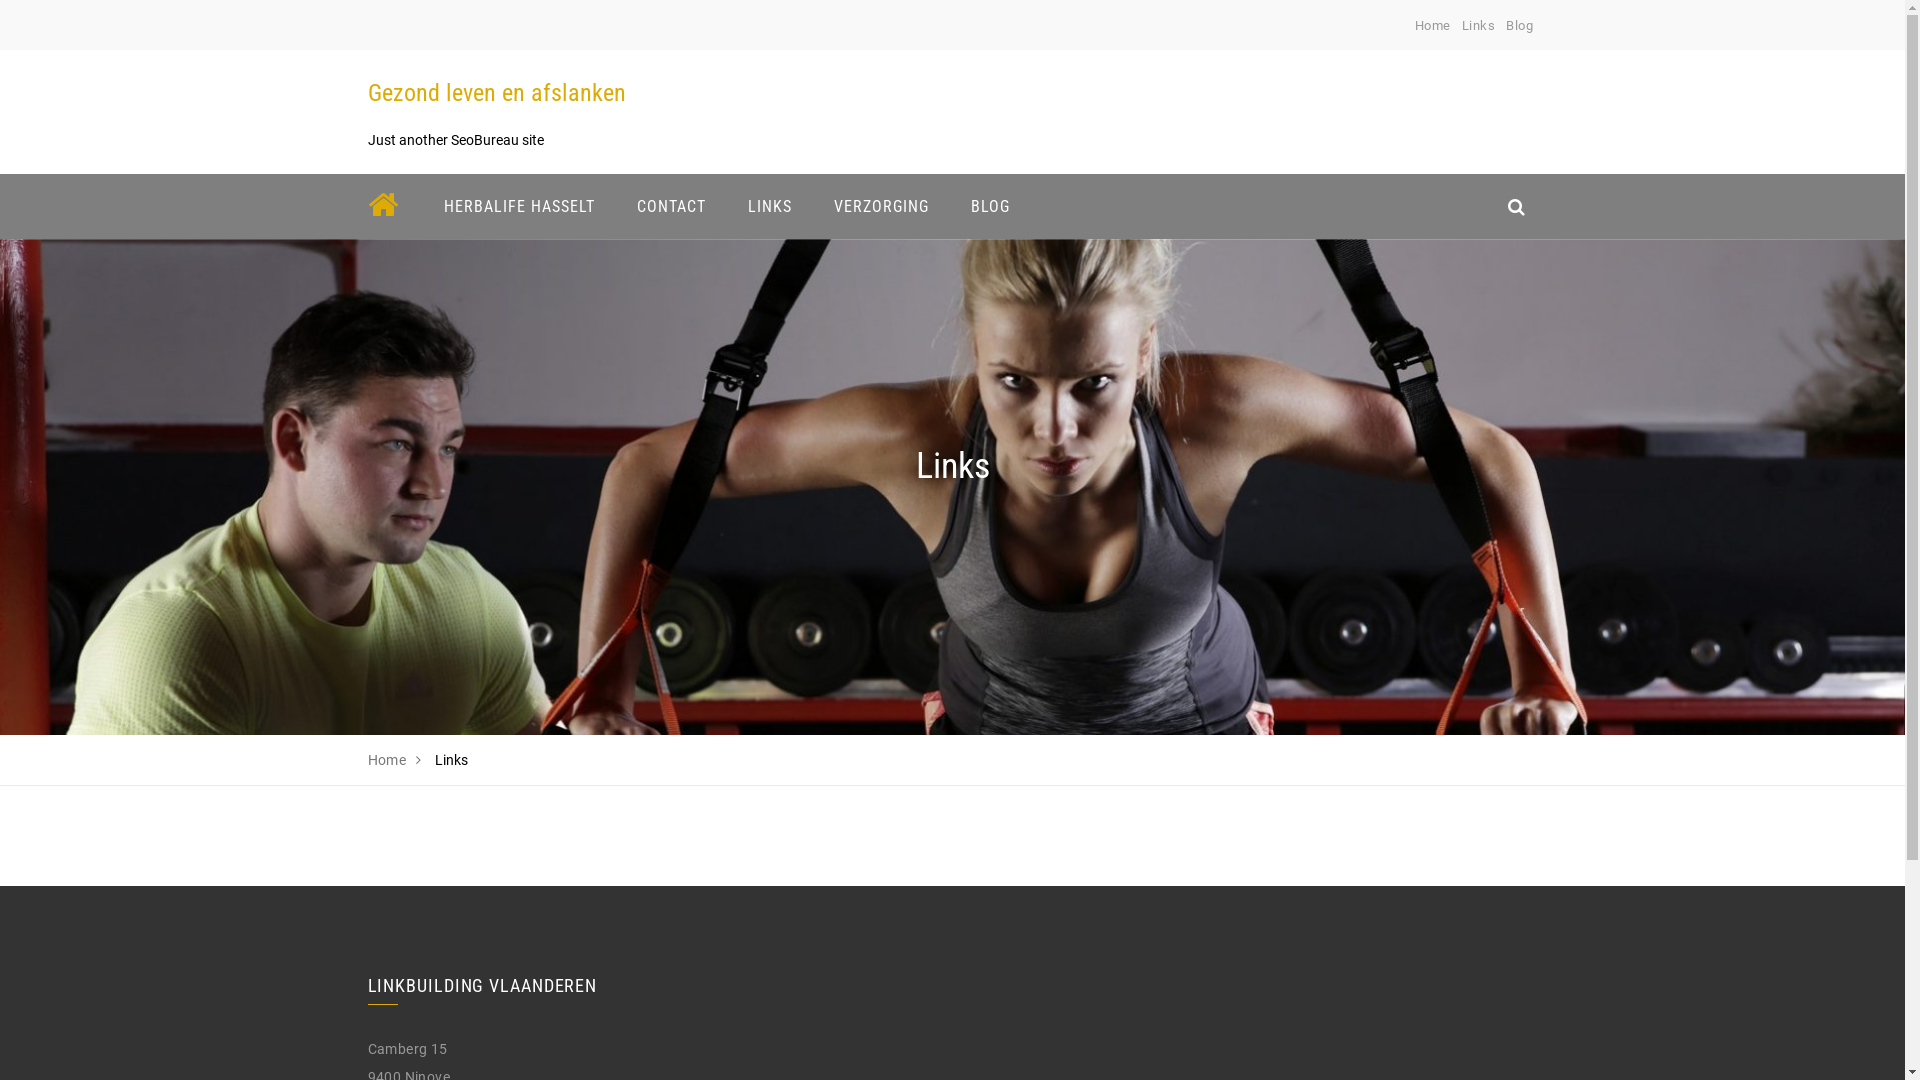  I want to click on 'Home', so click(387, 759).